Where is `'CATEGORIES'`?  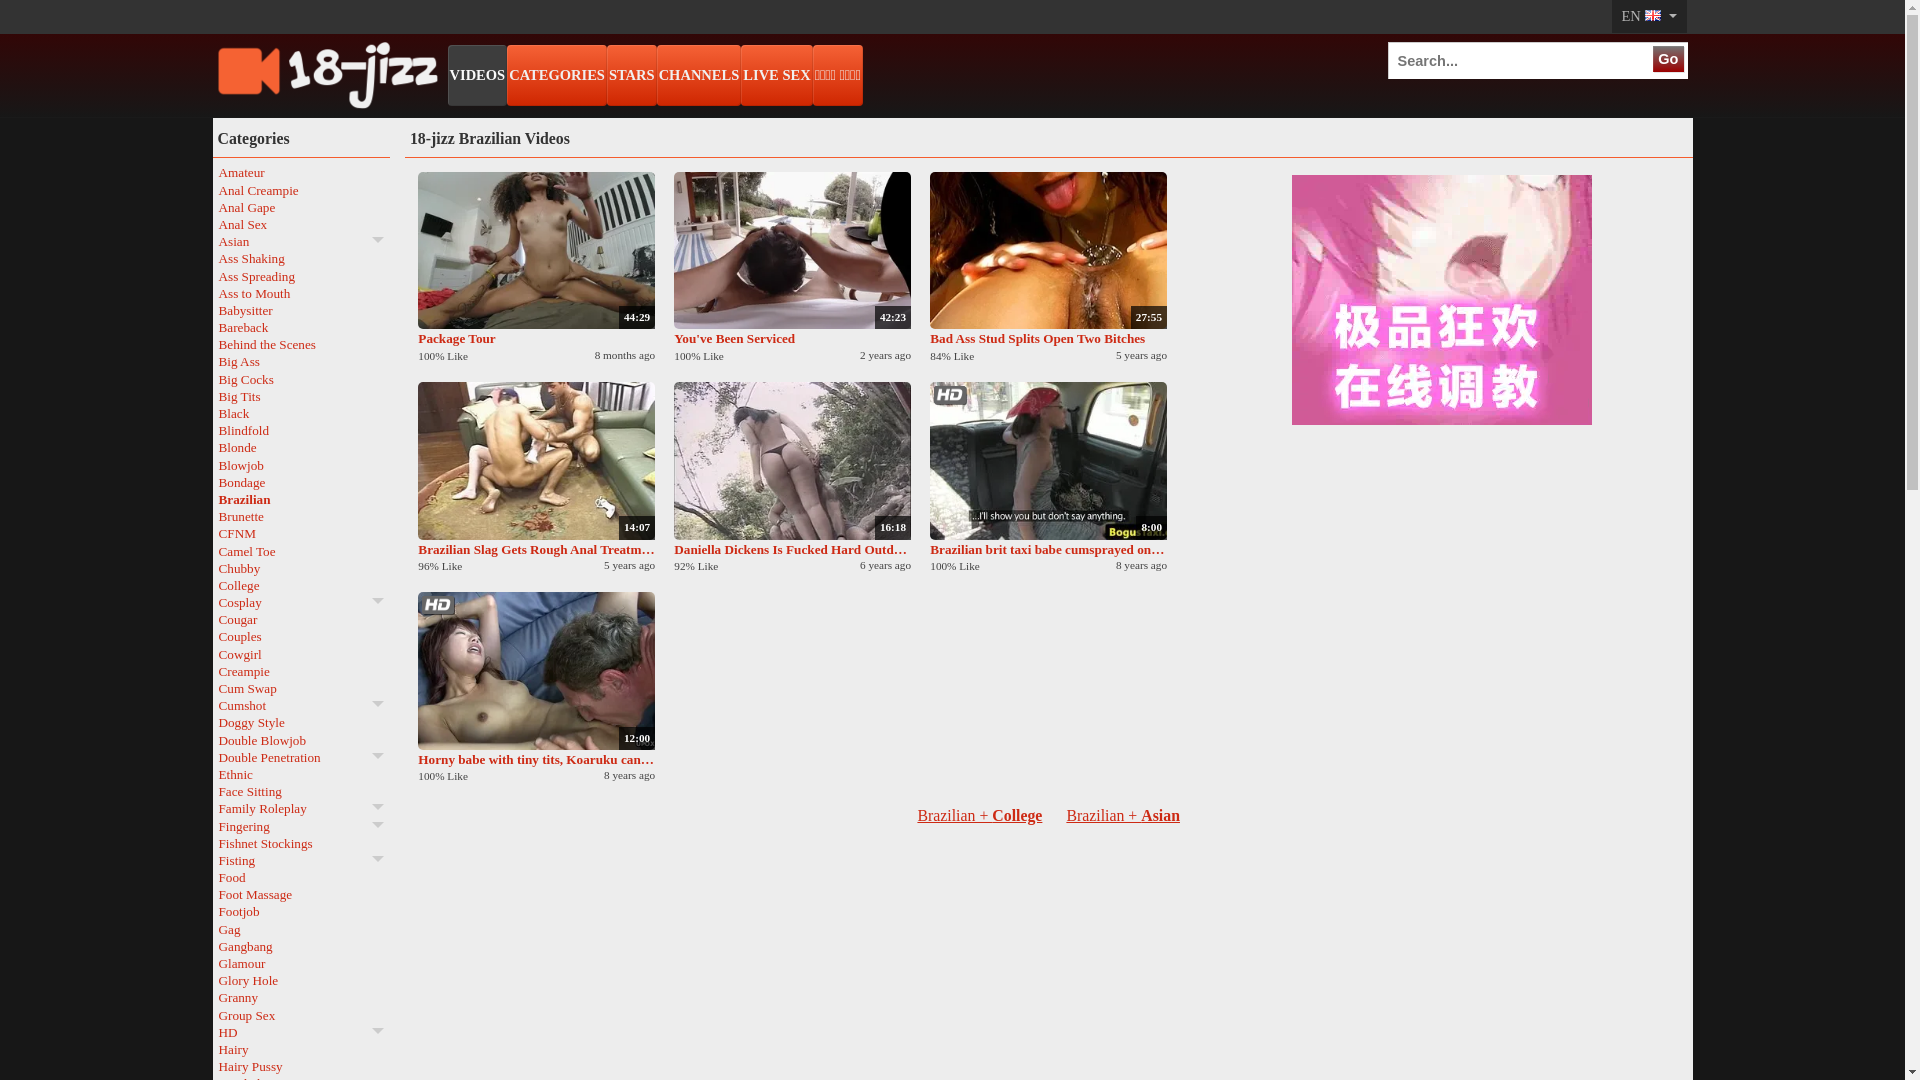
'CATEGORIES' is located at coordinates (556, 74).